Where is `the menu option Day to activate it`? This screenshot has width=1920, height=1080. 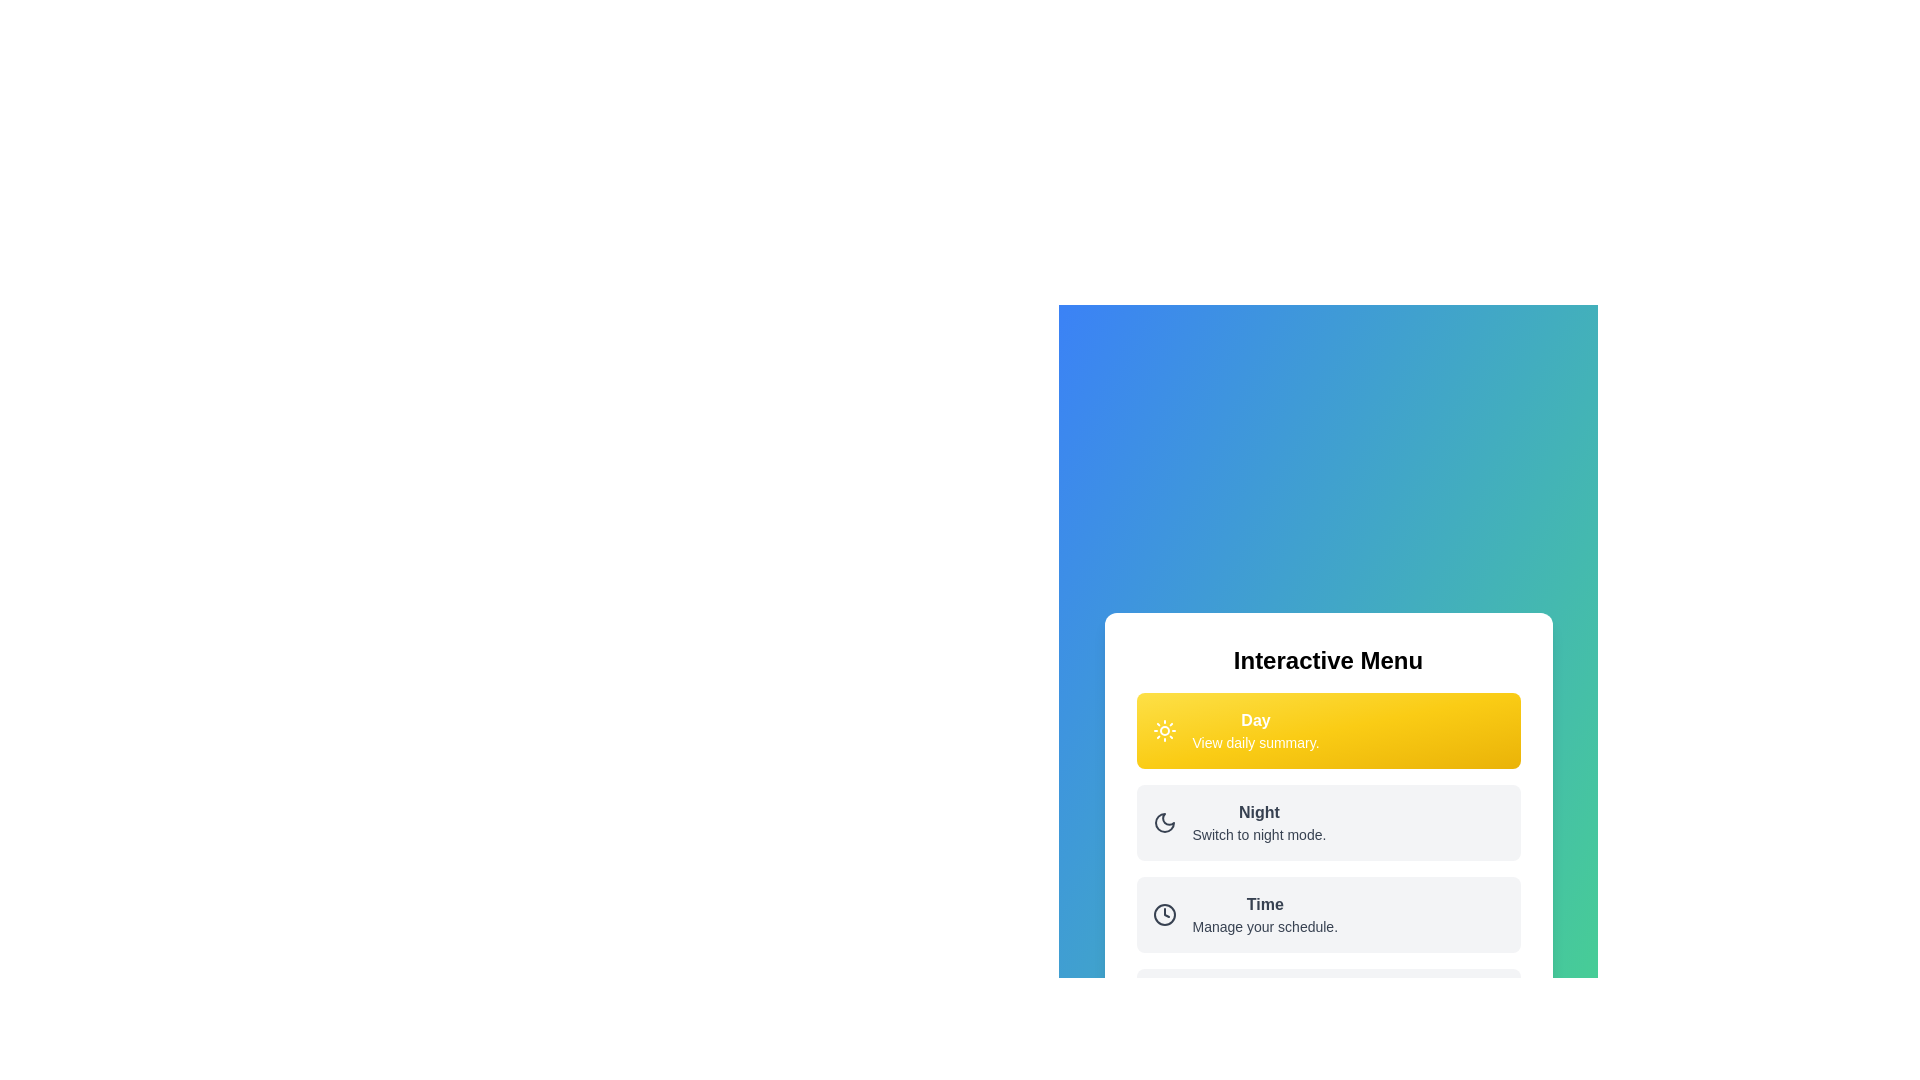 the menu option Day to activate it is located at coordinates (1328, 731).